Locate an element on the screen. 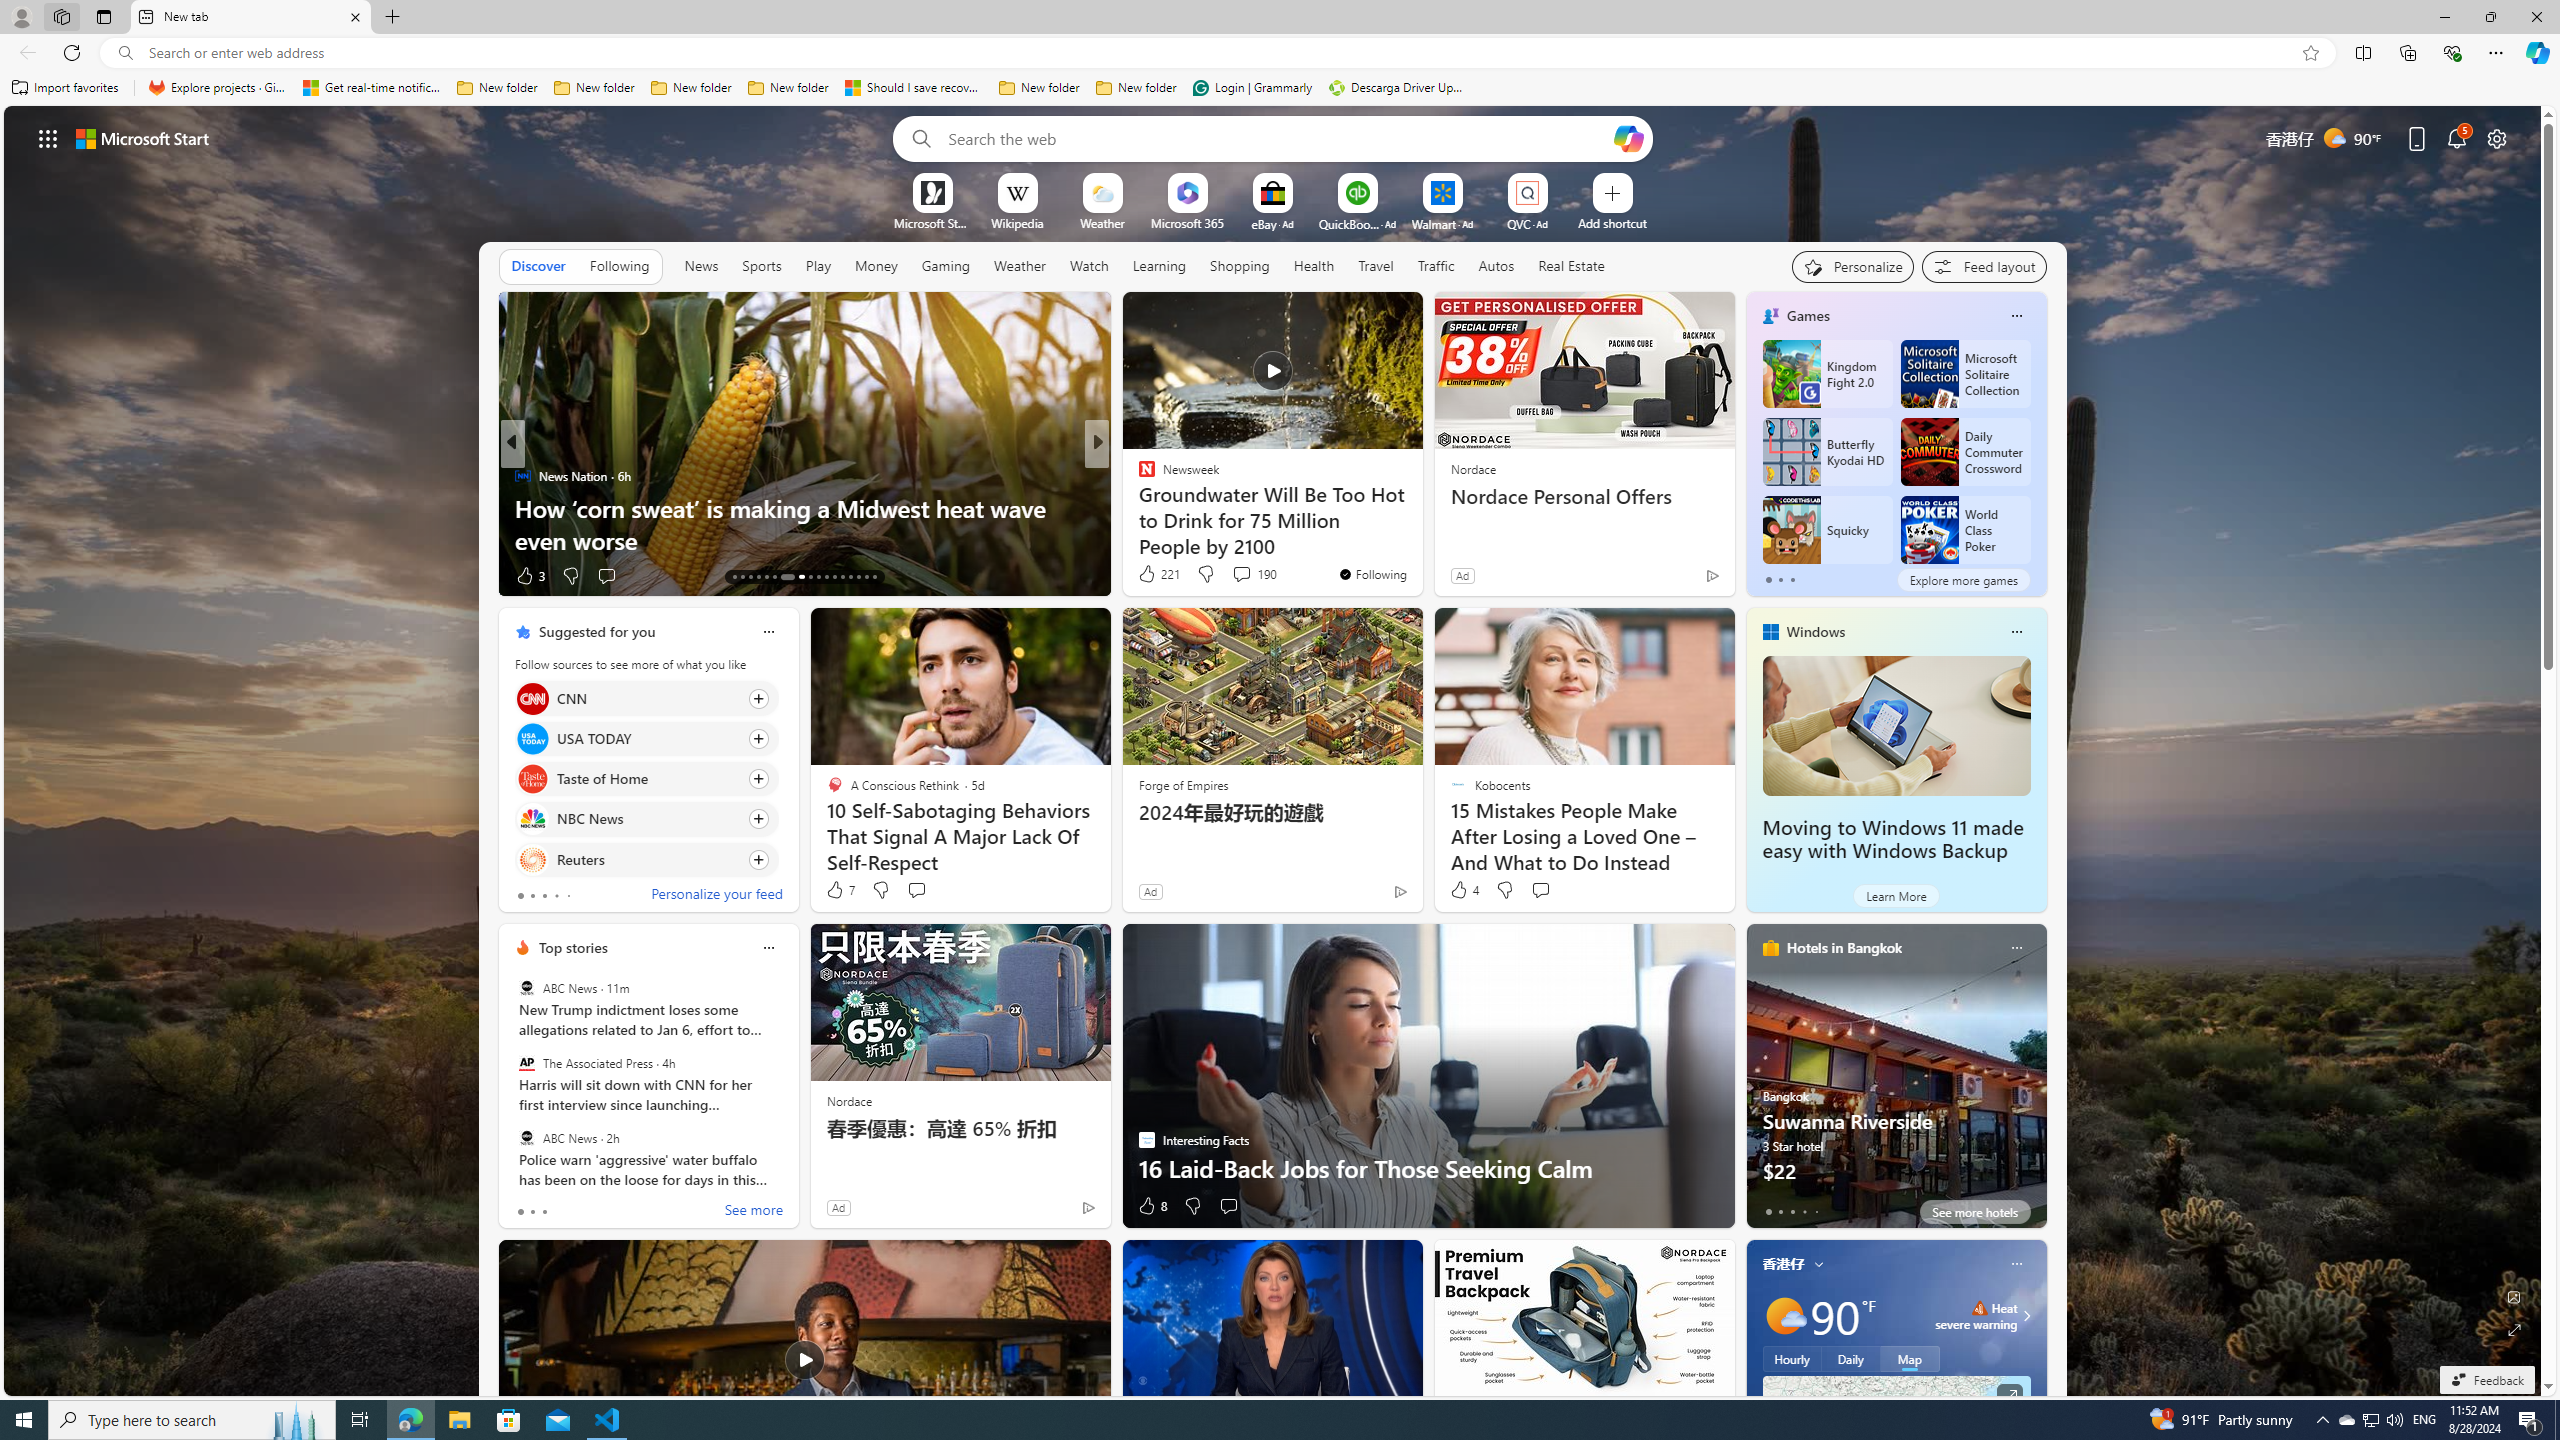 The image size is (2560, 1440). 'AutomationID: tab-24' is located at coordinates (833, 577).